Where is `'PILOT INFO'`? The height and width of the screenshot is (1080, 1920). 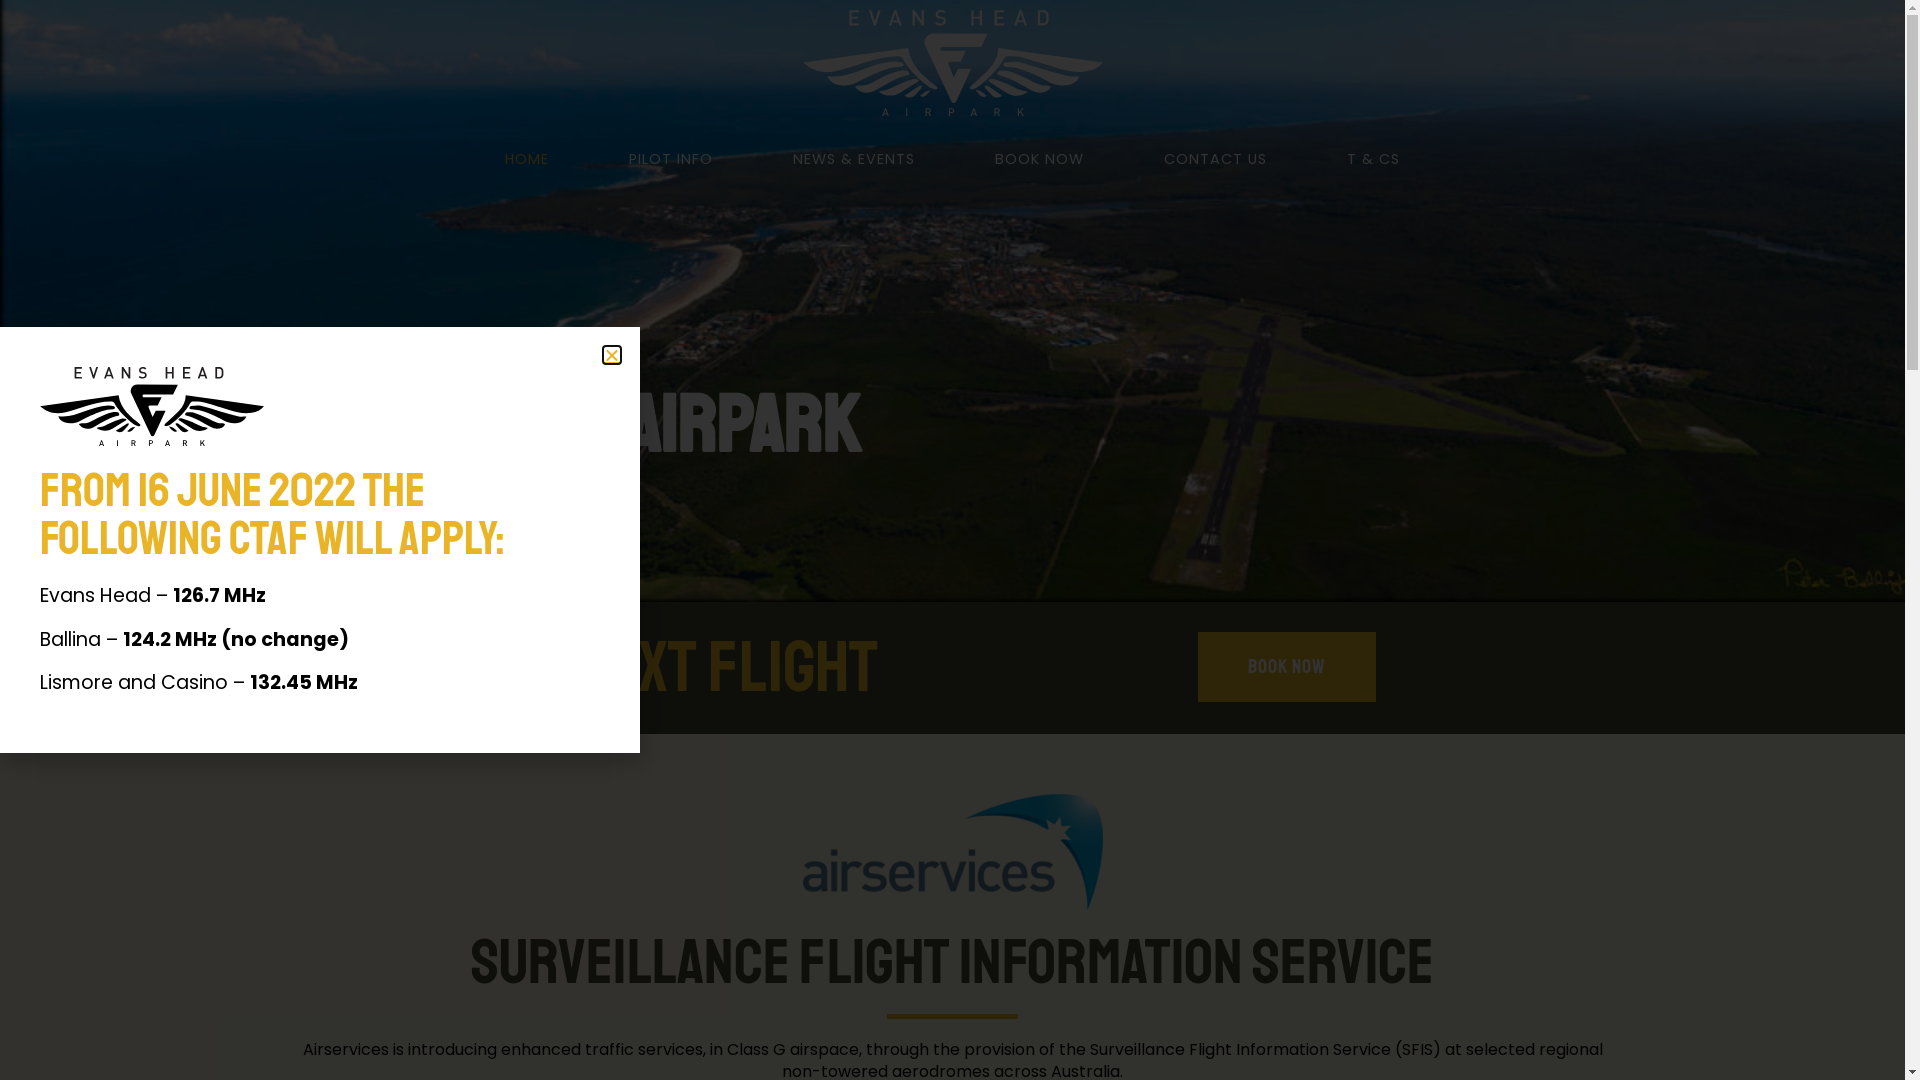 'PILOT INFO' is located at coordinates (588, 157).